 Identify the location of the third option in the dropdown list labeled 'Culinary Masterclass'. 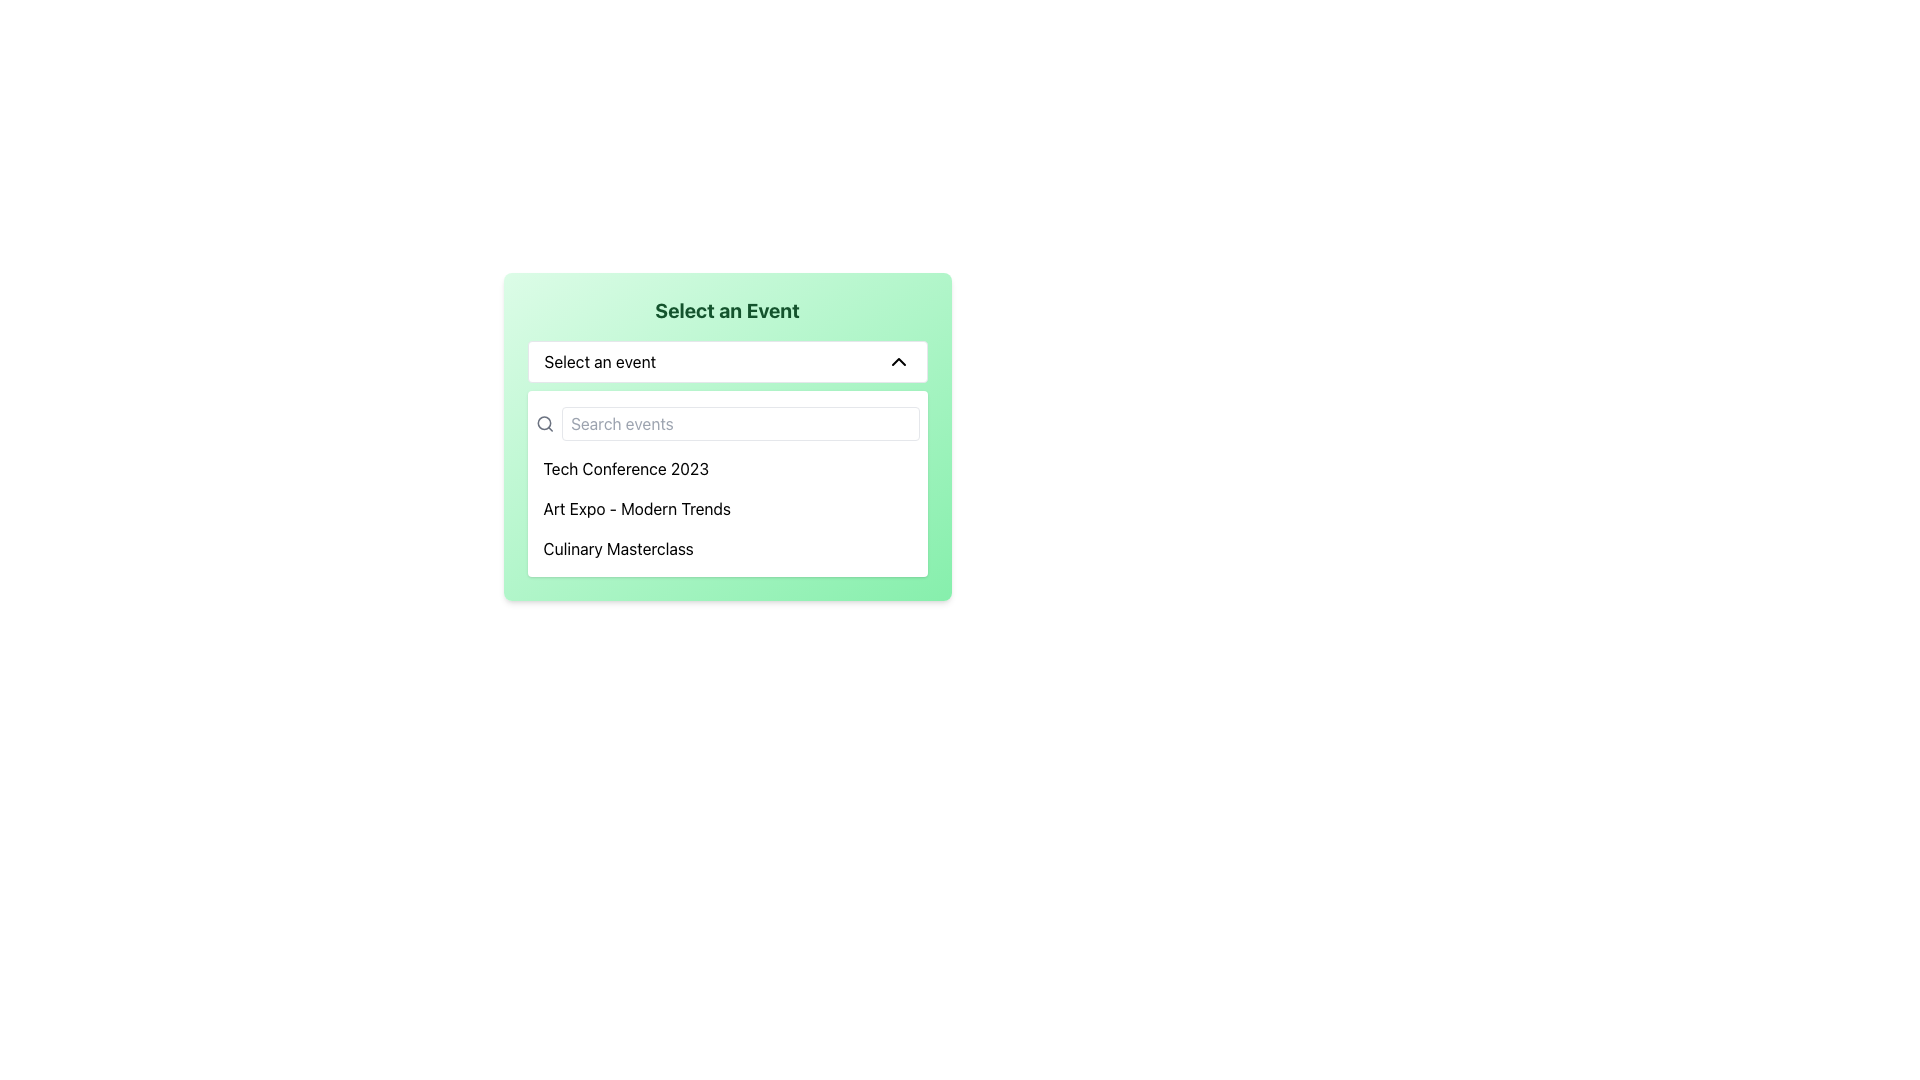
(726, 548).